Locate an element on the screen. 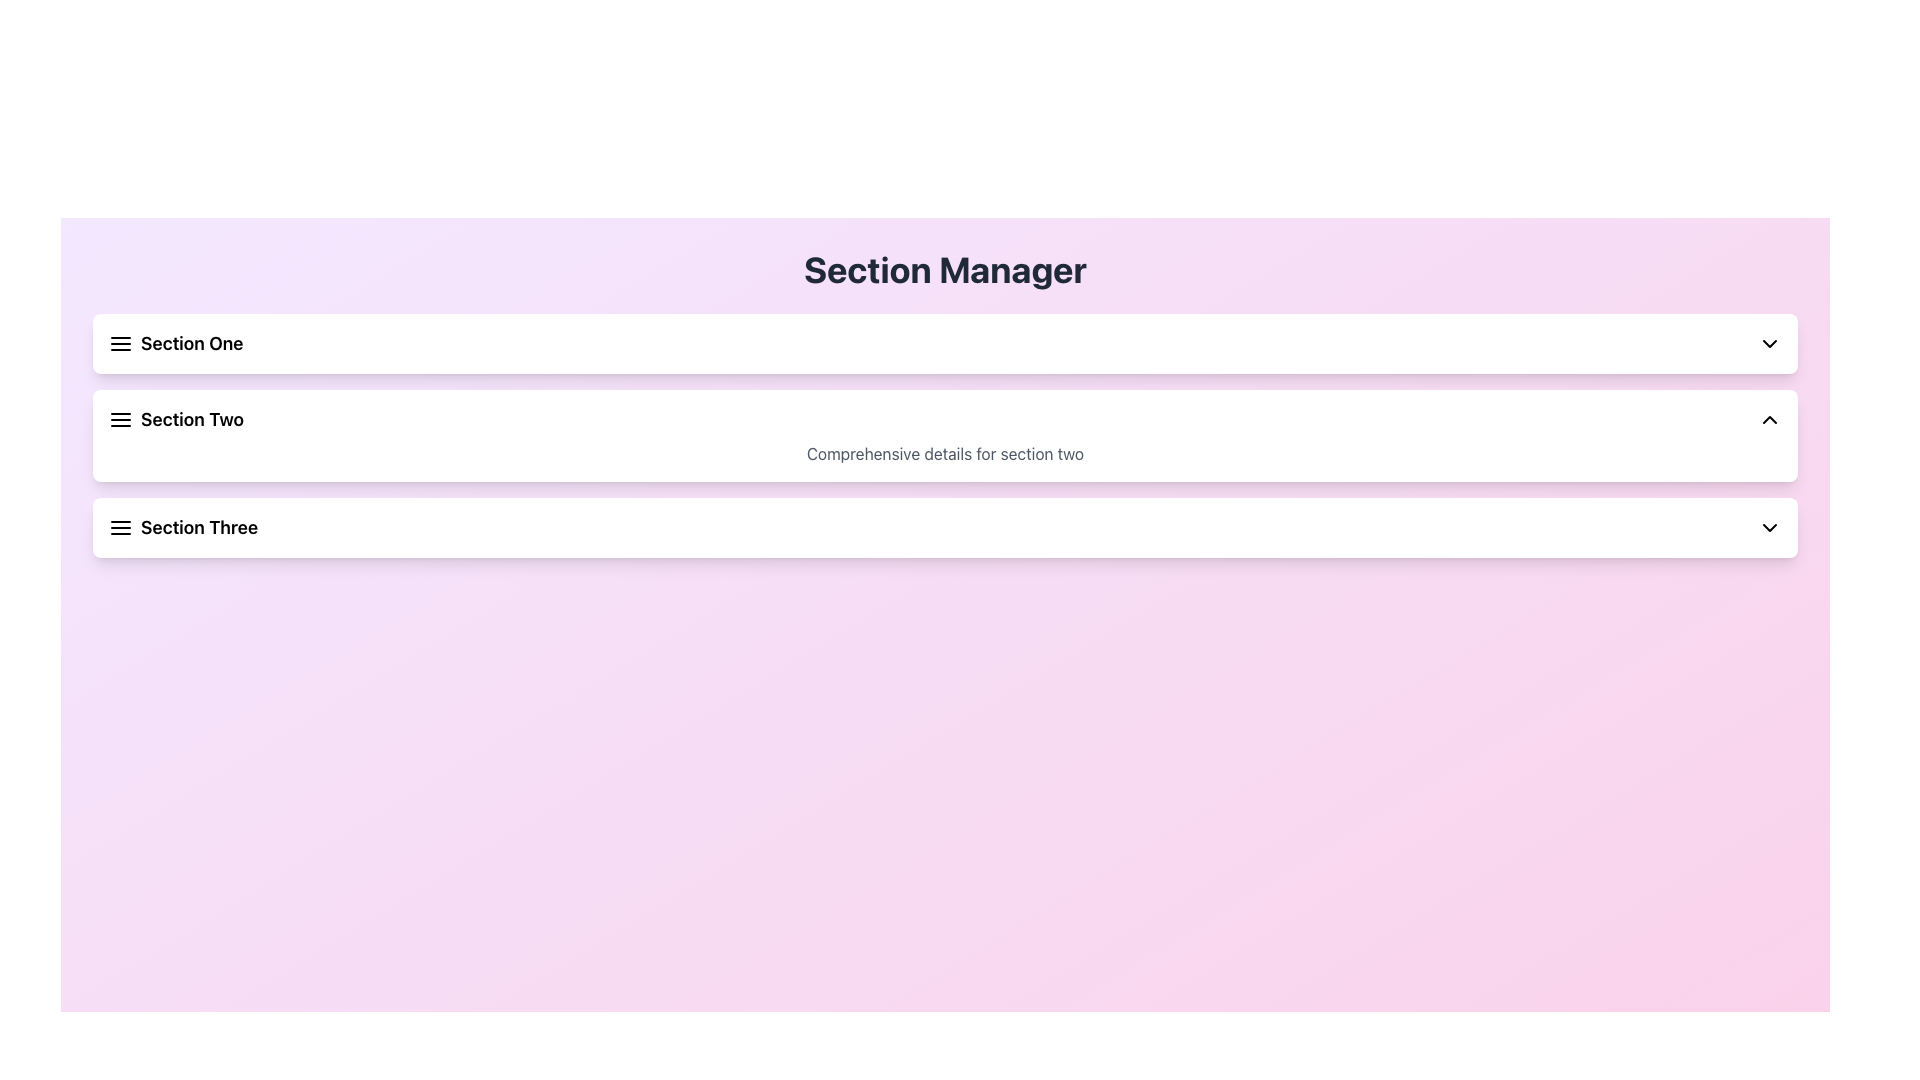 This screenshot has width=1920, height=1080. the 'Section Manager' text label, which is a prominently styled header in bold font, centered within the interface and features a pastel gradient background is located at coordinates (944, 270).